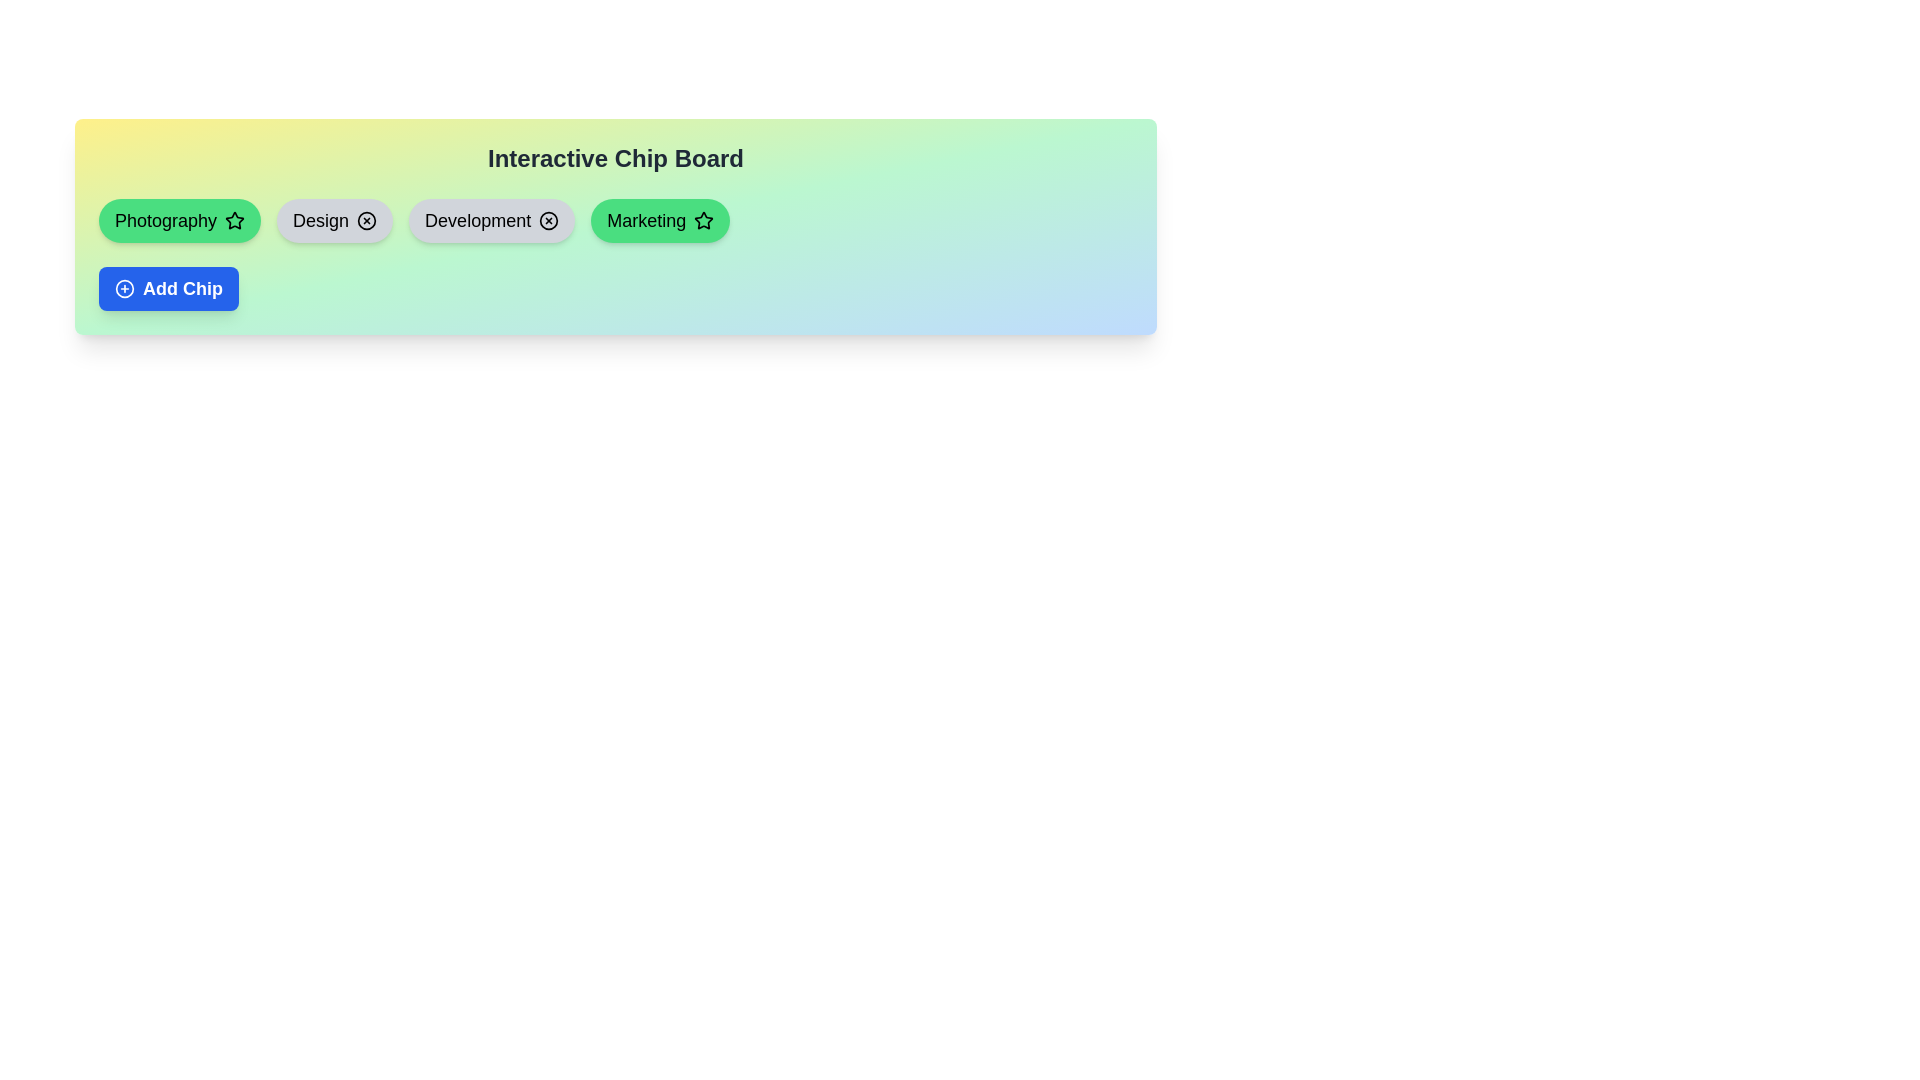 The image size is (1920, 1080). What do you see at coordinates (168, 289) in the screenshot?
I see `the 'Add Chip' button, which is a rectangular button with a blue background and white text, featuring a circular plus sign icon to the left of the text` at bounding box center [168, 289].